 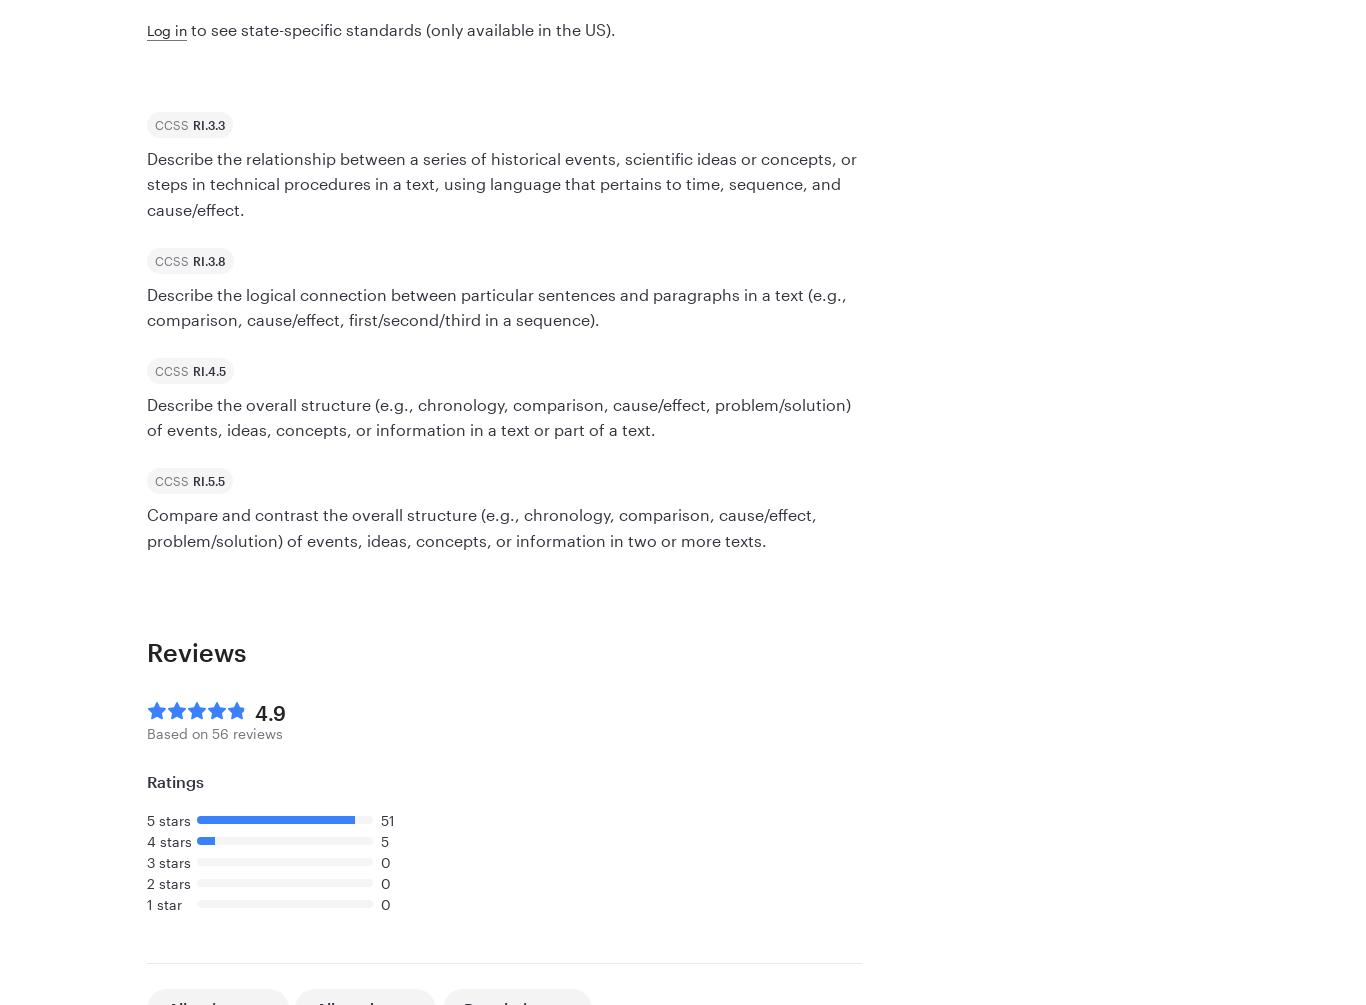 I want to click on 'RI.5.5', so click(x=207, y=480).